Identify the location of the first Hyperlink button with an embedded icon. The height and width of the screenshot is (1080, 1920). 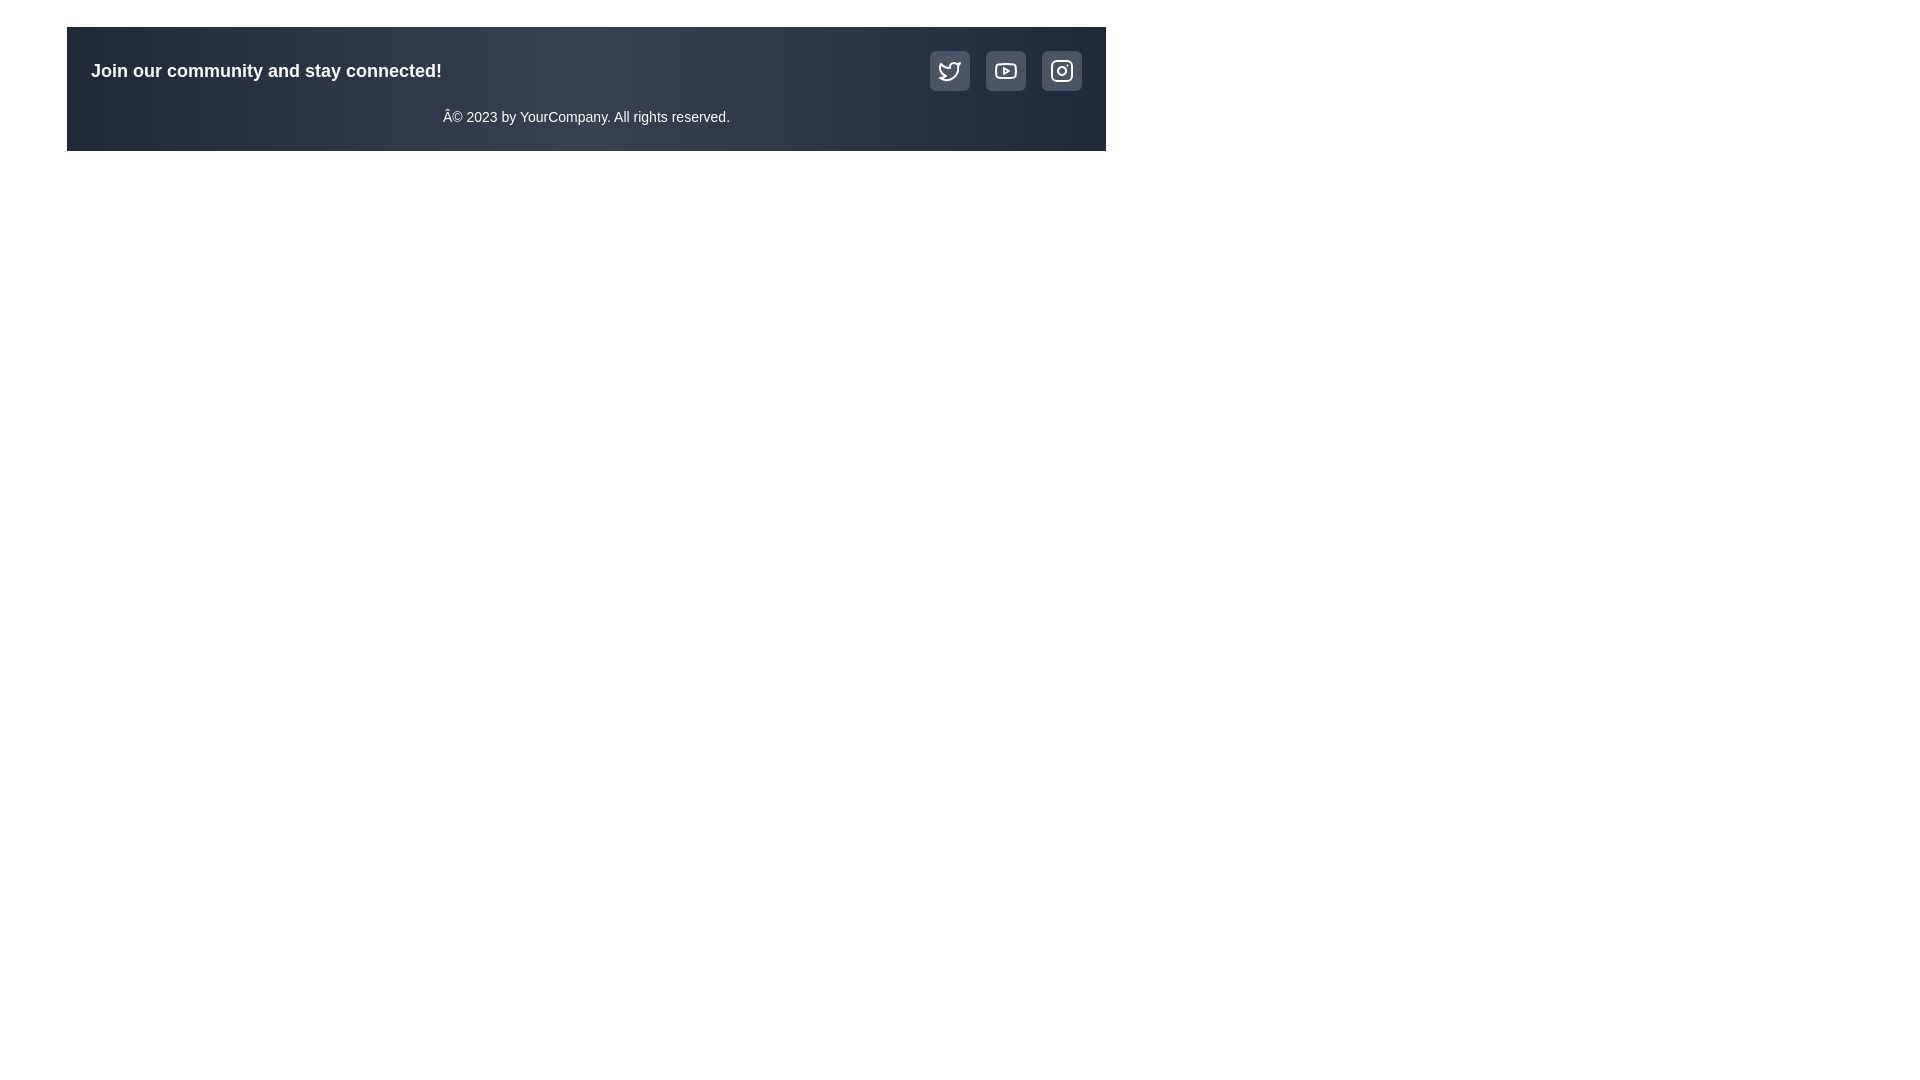
(949, 69).